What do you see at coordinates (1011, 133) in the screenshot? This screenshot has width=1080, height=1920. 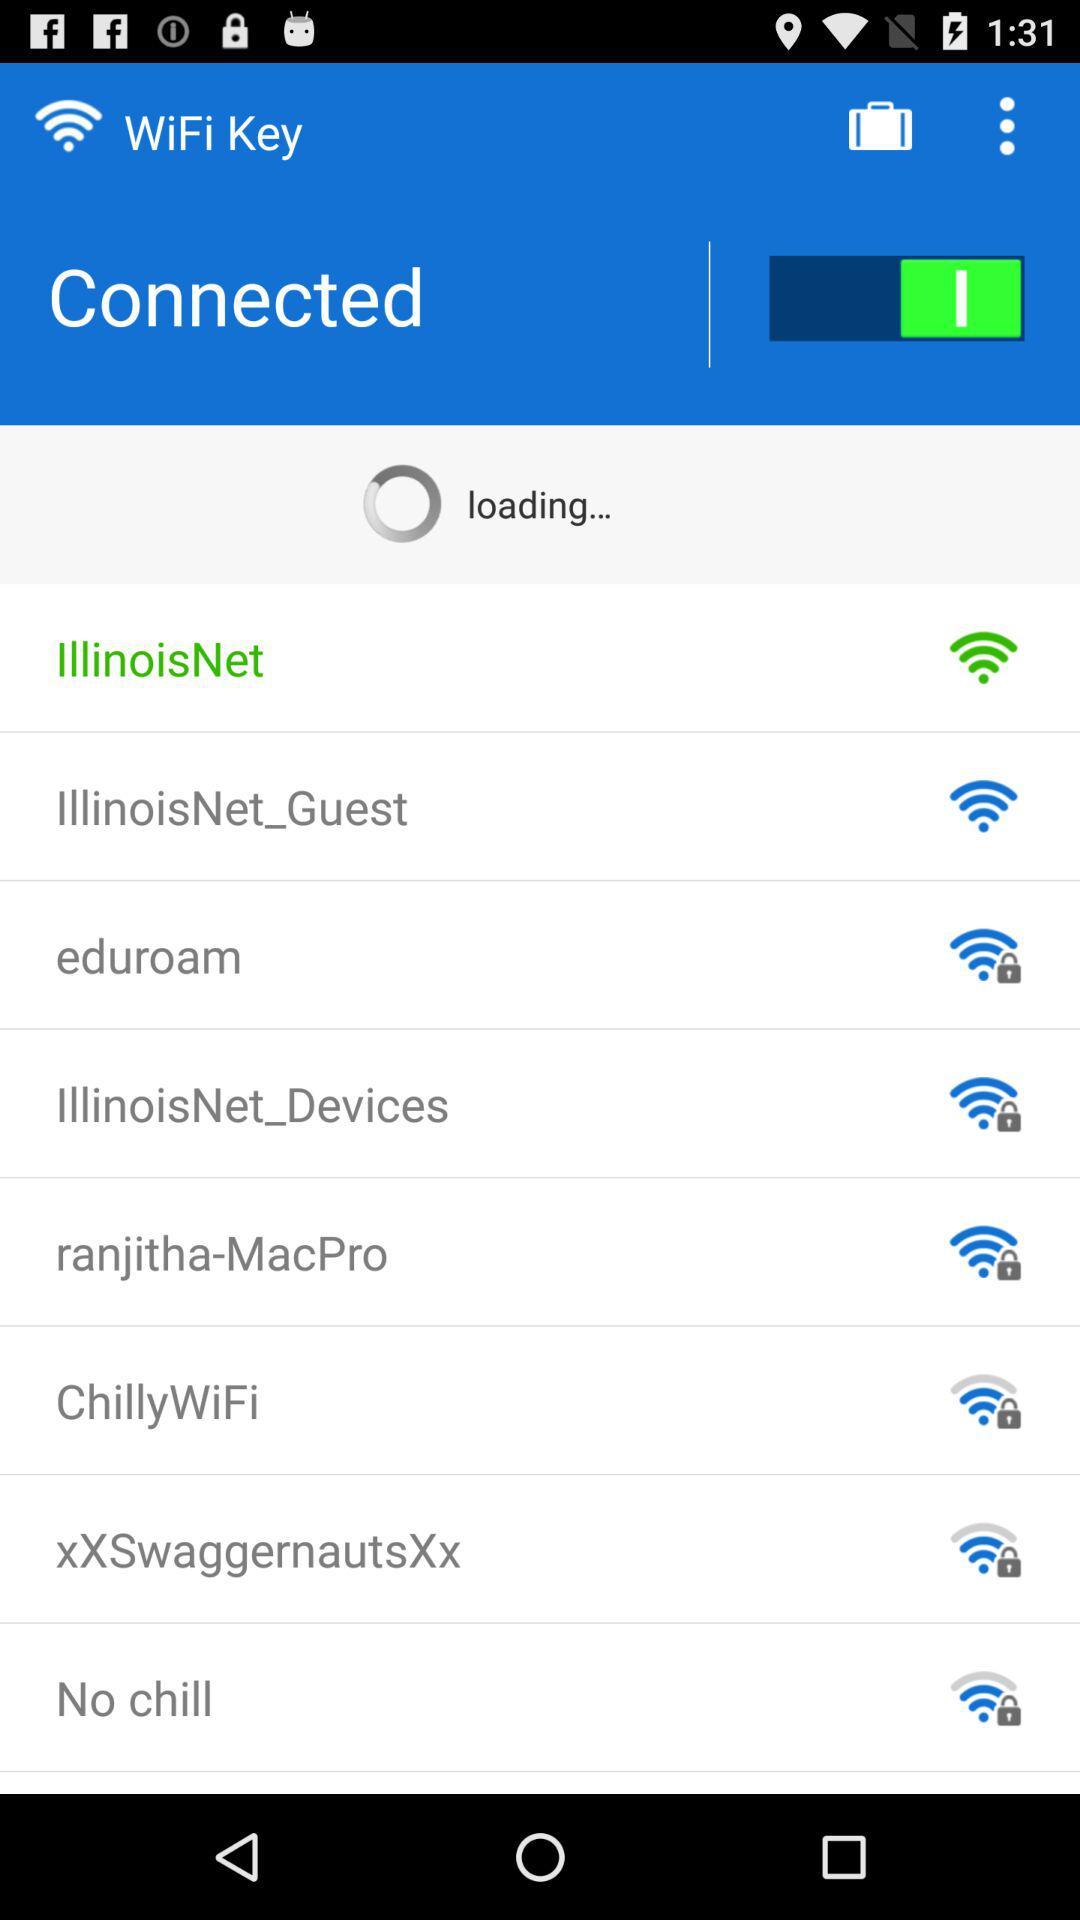 I see `the more icon` at bounding box center [1011, 133].